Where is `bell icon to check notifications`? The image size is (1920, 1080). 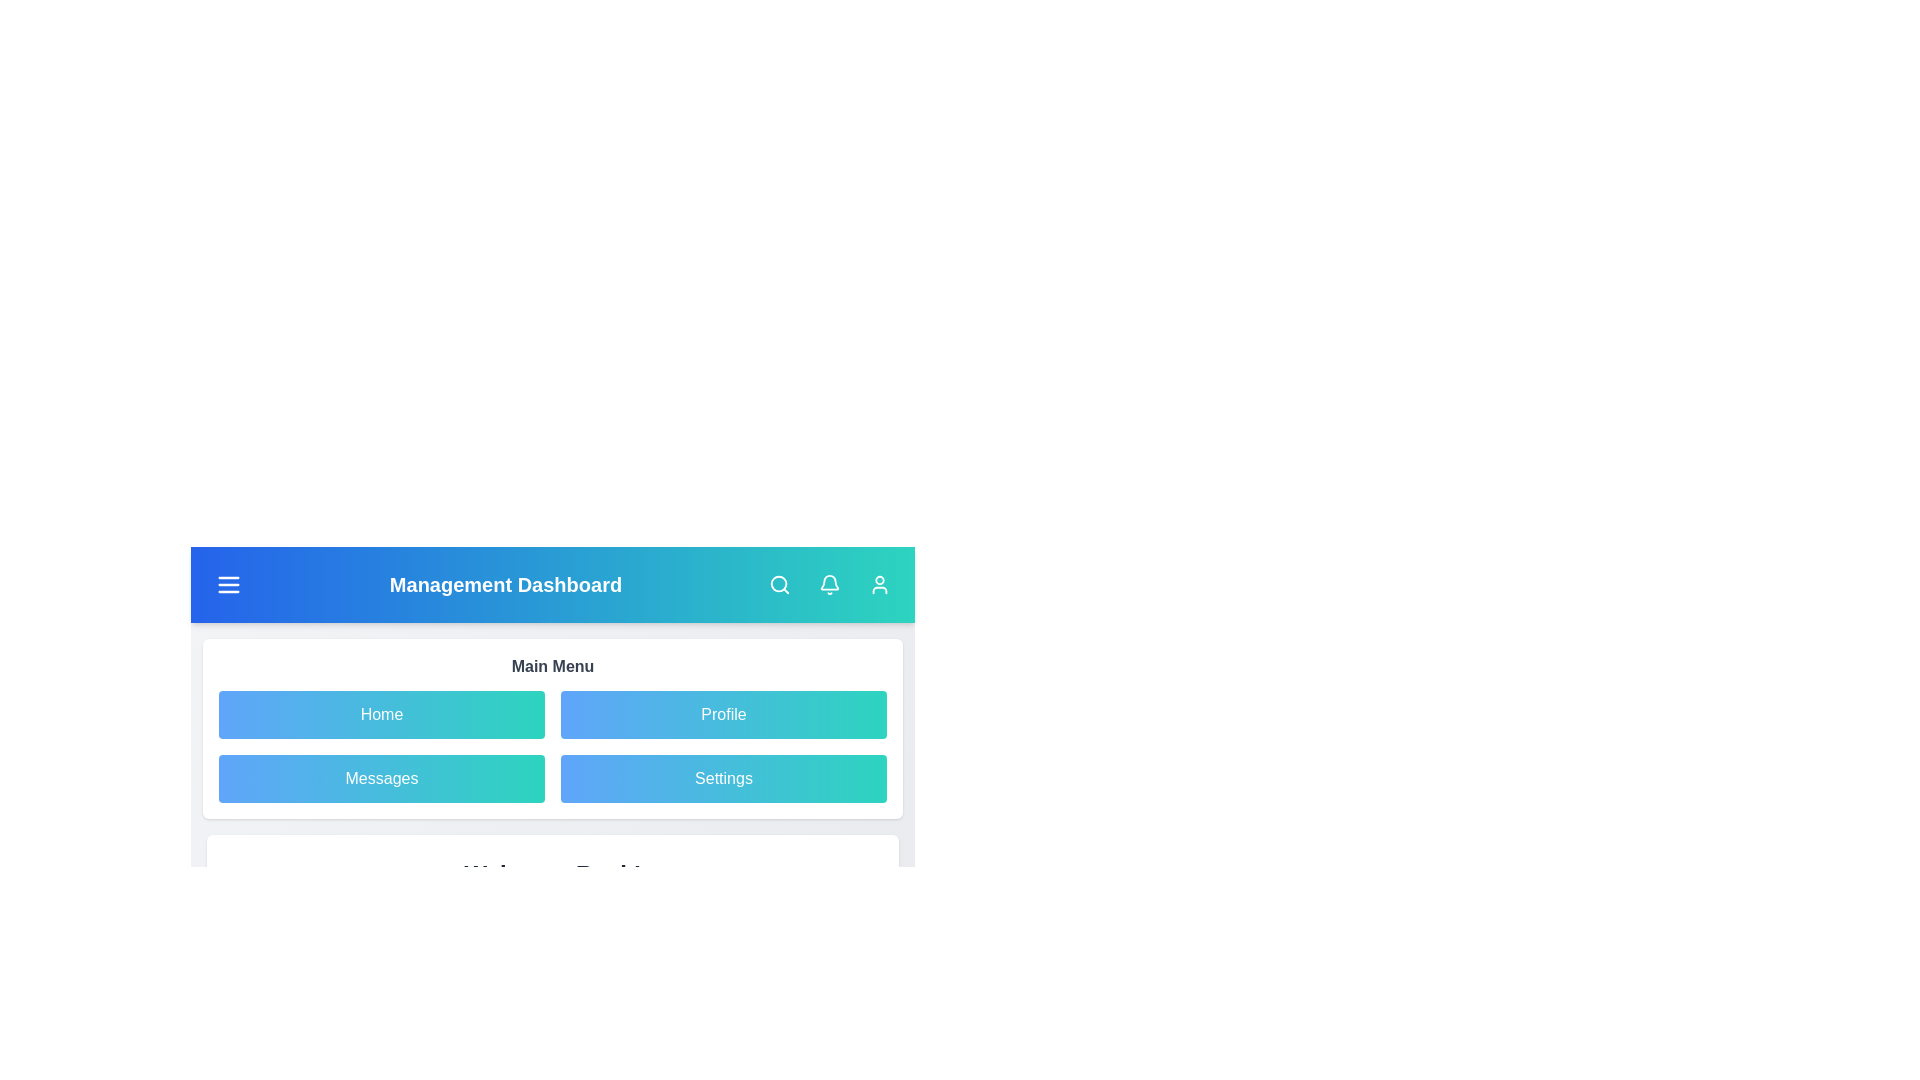
bell icon to check notifications is located at coordinates (830, 585).